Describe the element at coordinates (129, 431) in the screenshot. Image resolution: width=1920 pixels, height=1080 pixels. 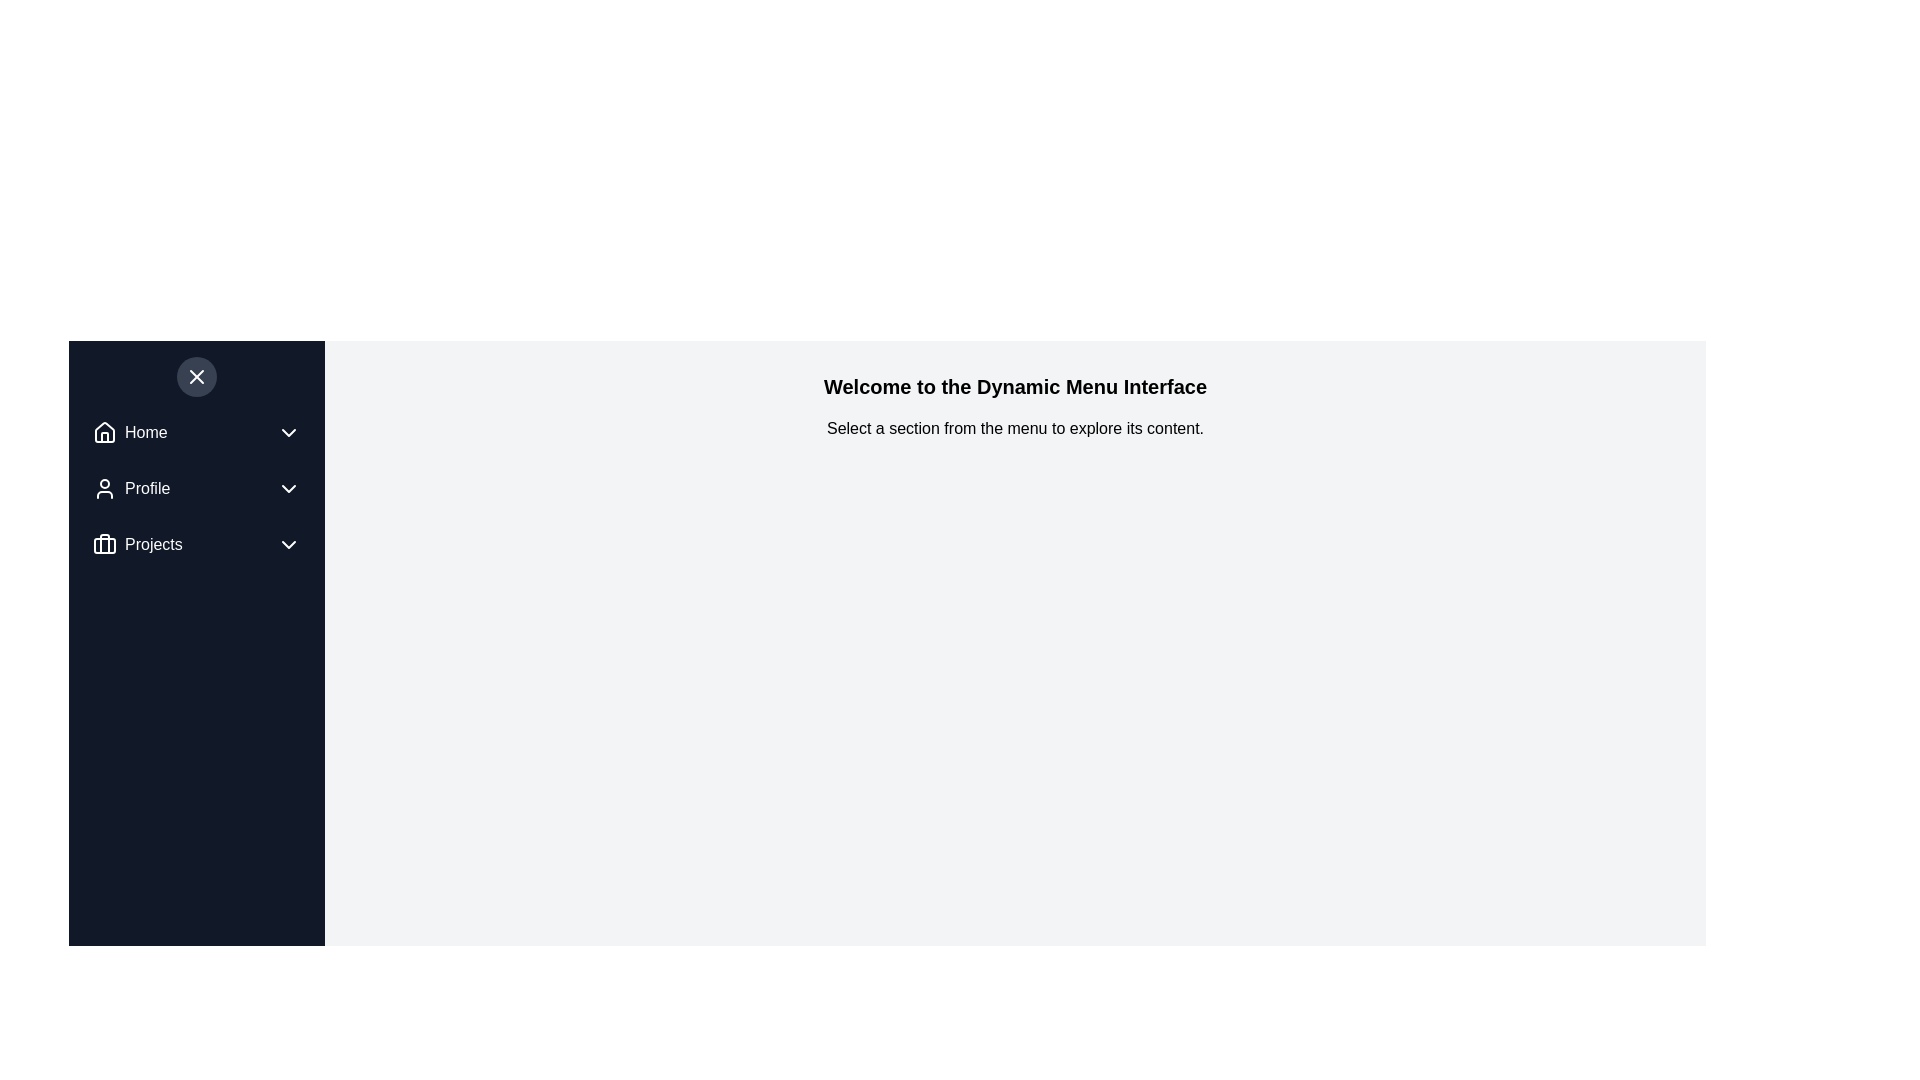
I see `text label displaying 'Home', which is styled in white text against a dark background and is part of the vertical navigation menu, located next to a house icon` at that location.